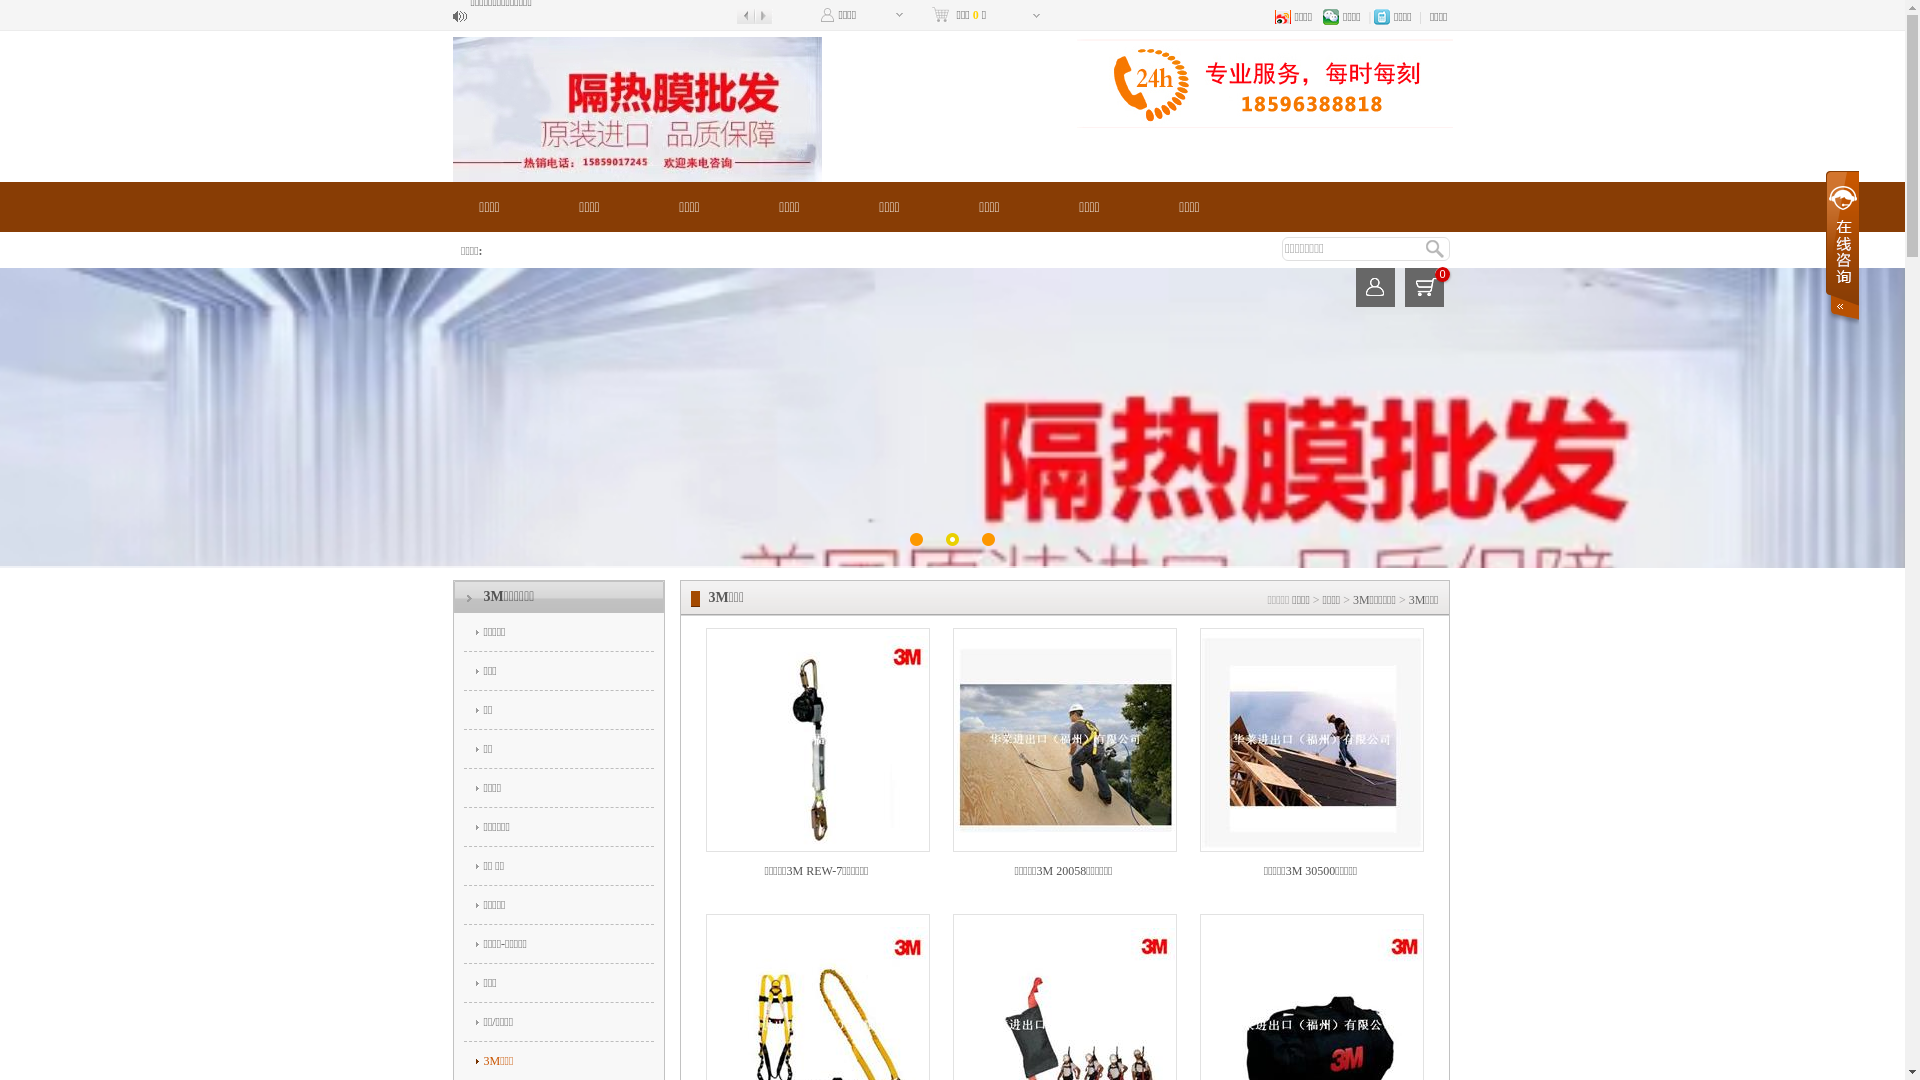 The width and height of the screenshot is (1920, 1080). What do you see at coordinates (1423, 287) in the screenshot?
I see `'0'` at bounding box center [1423, 287].